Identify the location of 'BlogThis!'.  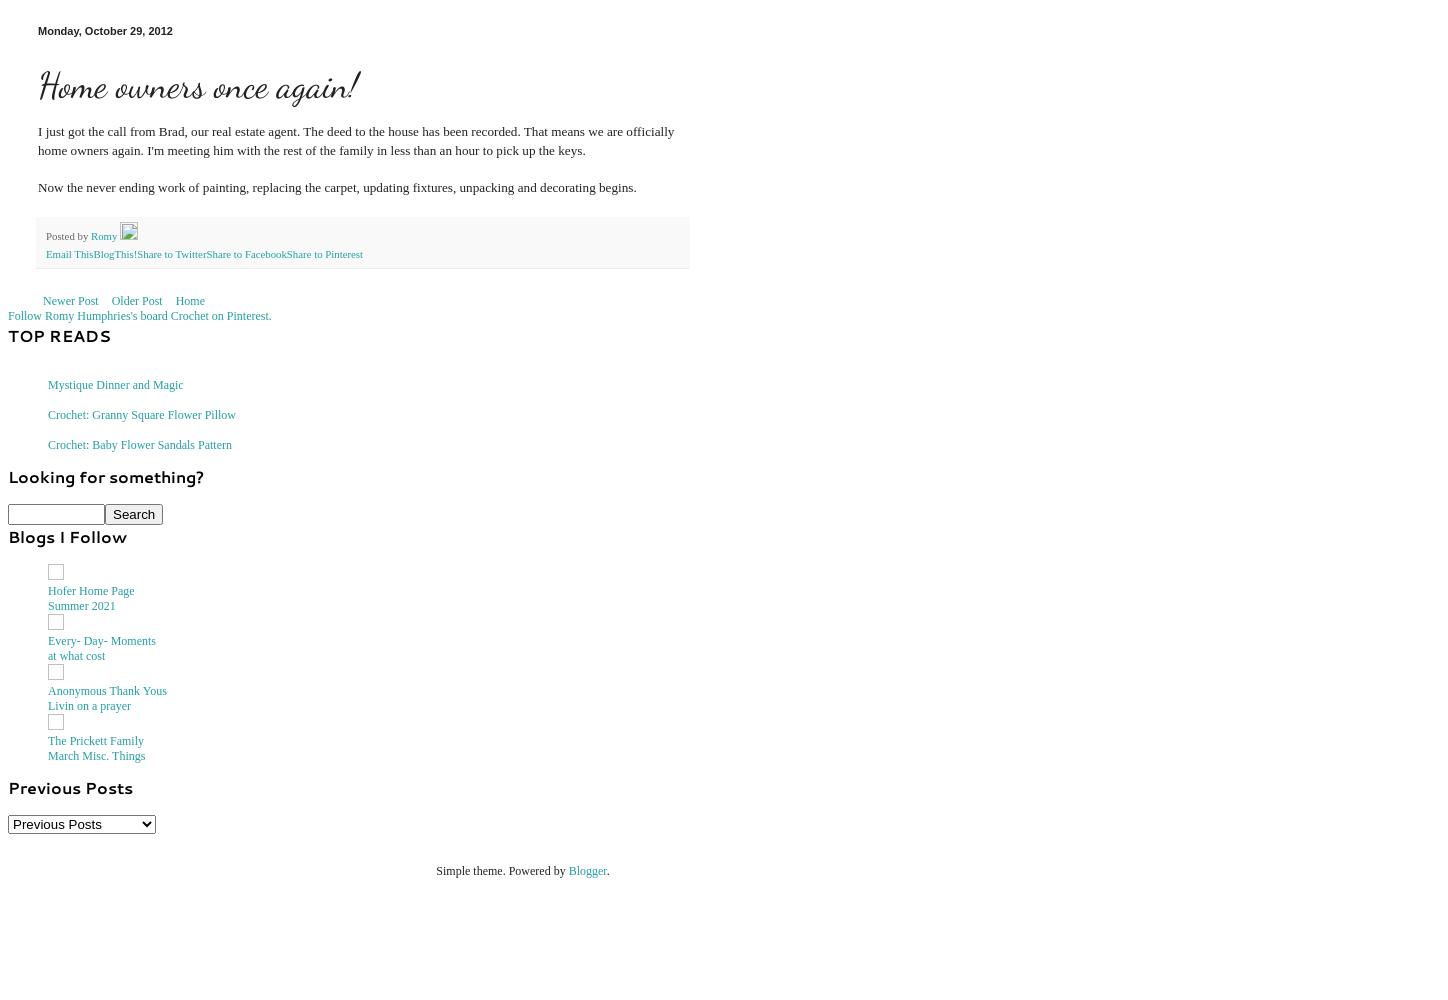
(113, 253).